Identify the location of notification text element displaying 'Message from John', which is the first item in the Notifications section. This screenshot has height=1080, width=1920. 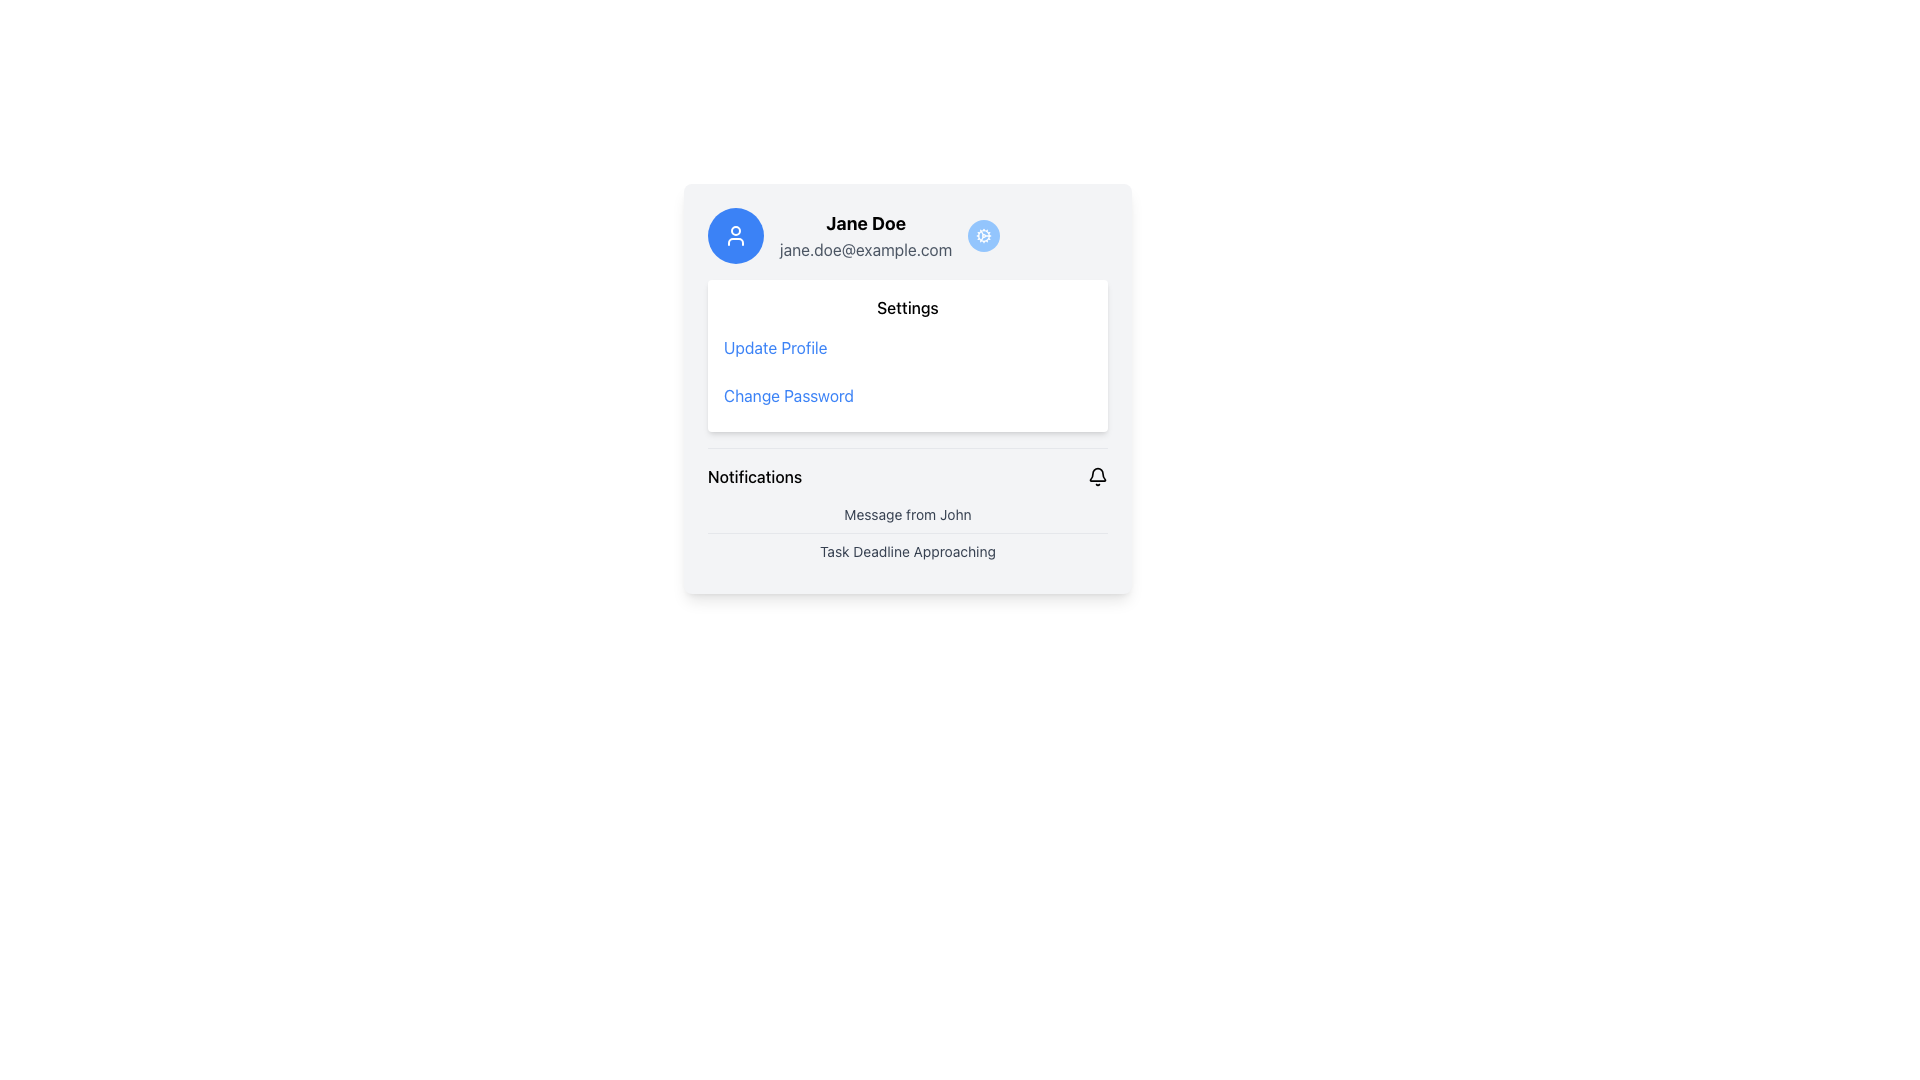
(906, 514).